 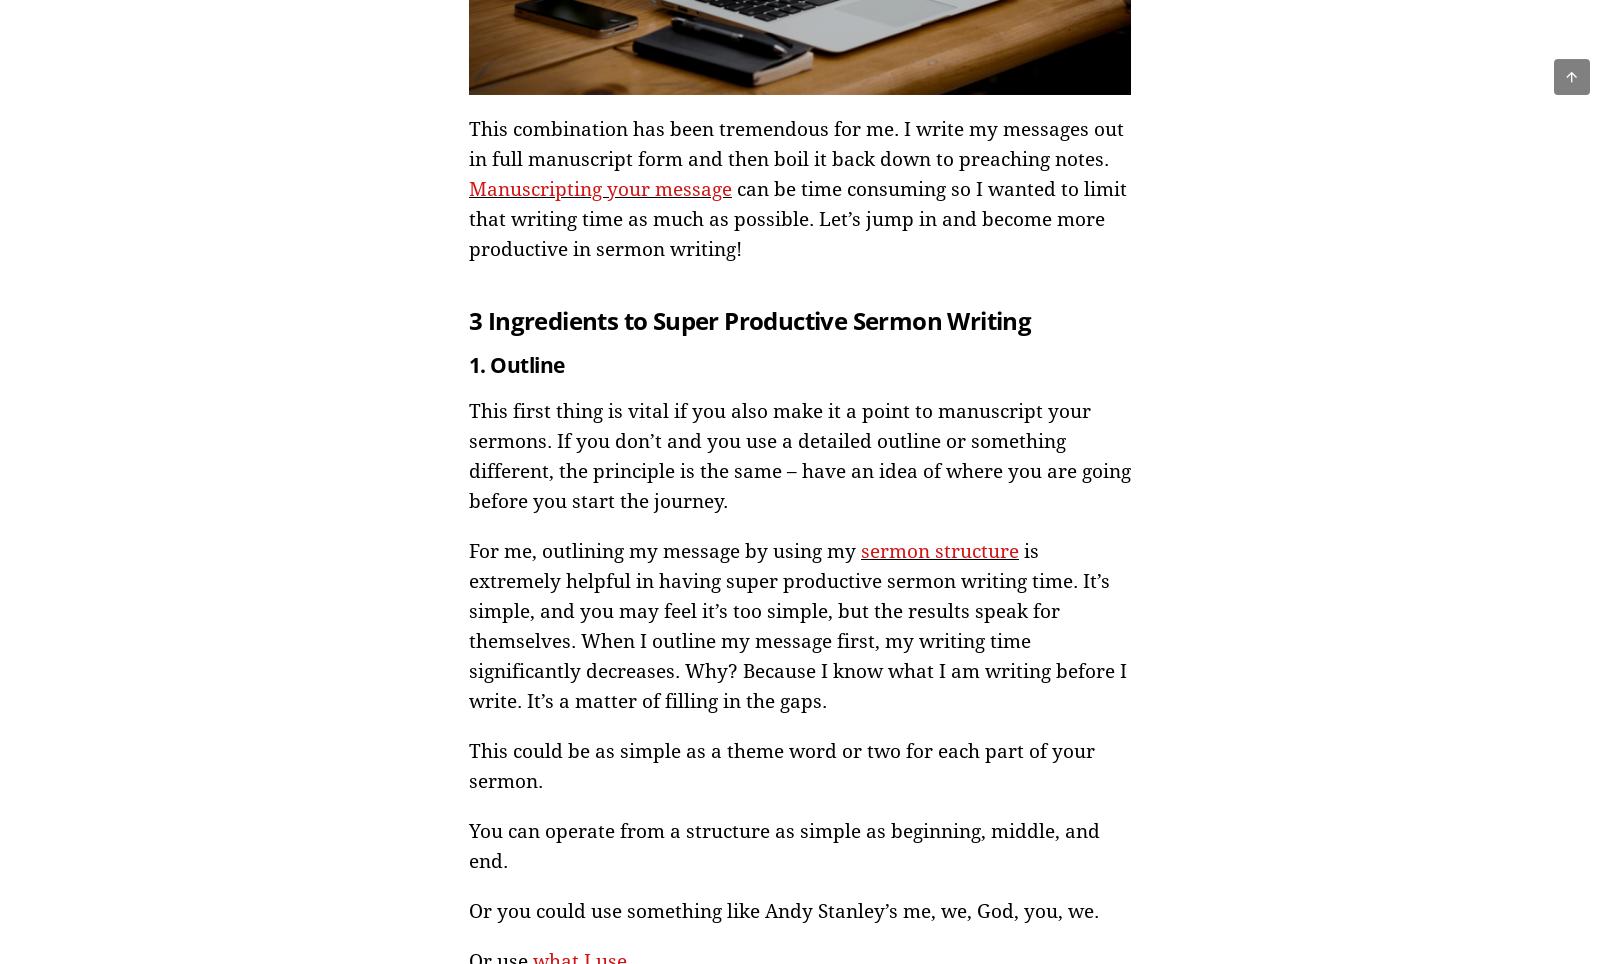 What do you see at coordinates (939, 551) in the screenshot?
I see `'sermon structure'` at bounding box center [939, 551].